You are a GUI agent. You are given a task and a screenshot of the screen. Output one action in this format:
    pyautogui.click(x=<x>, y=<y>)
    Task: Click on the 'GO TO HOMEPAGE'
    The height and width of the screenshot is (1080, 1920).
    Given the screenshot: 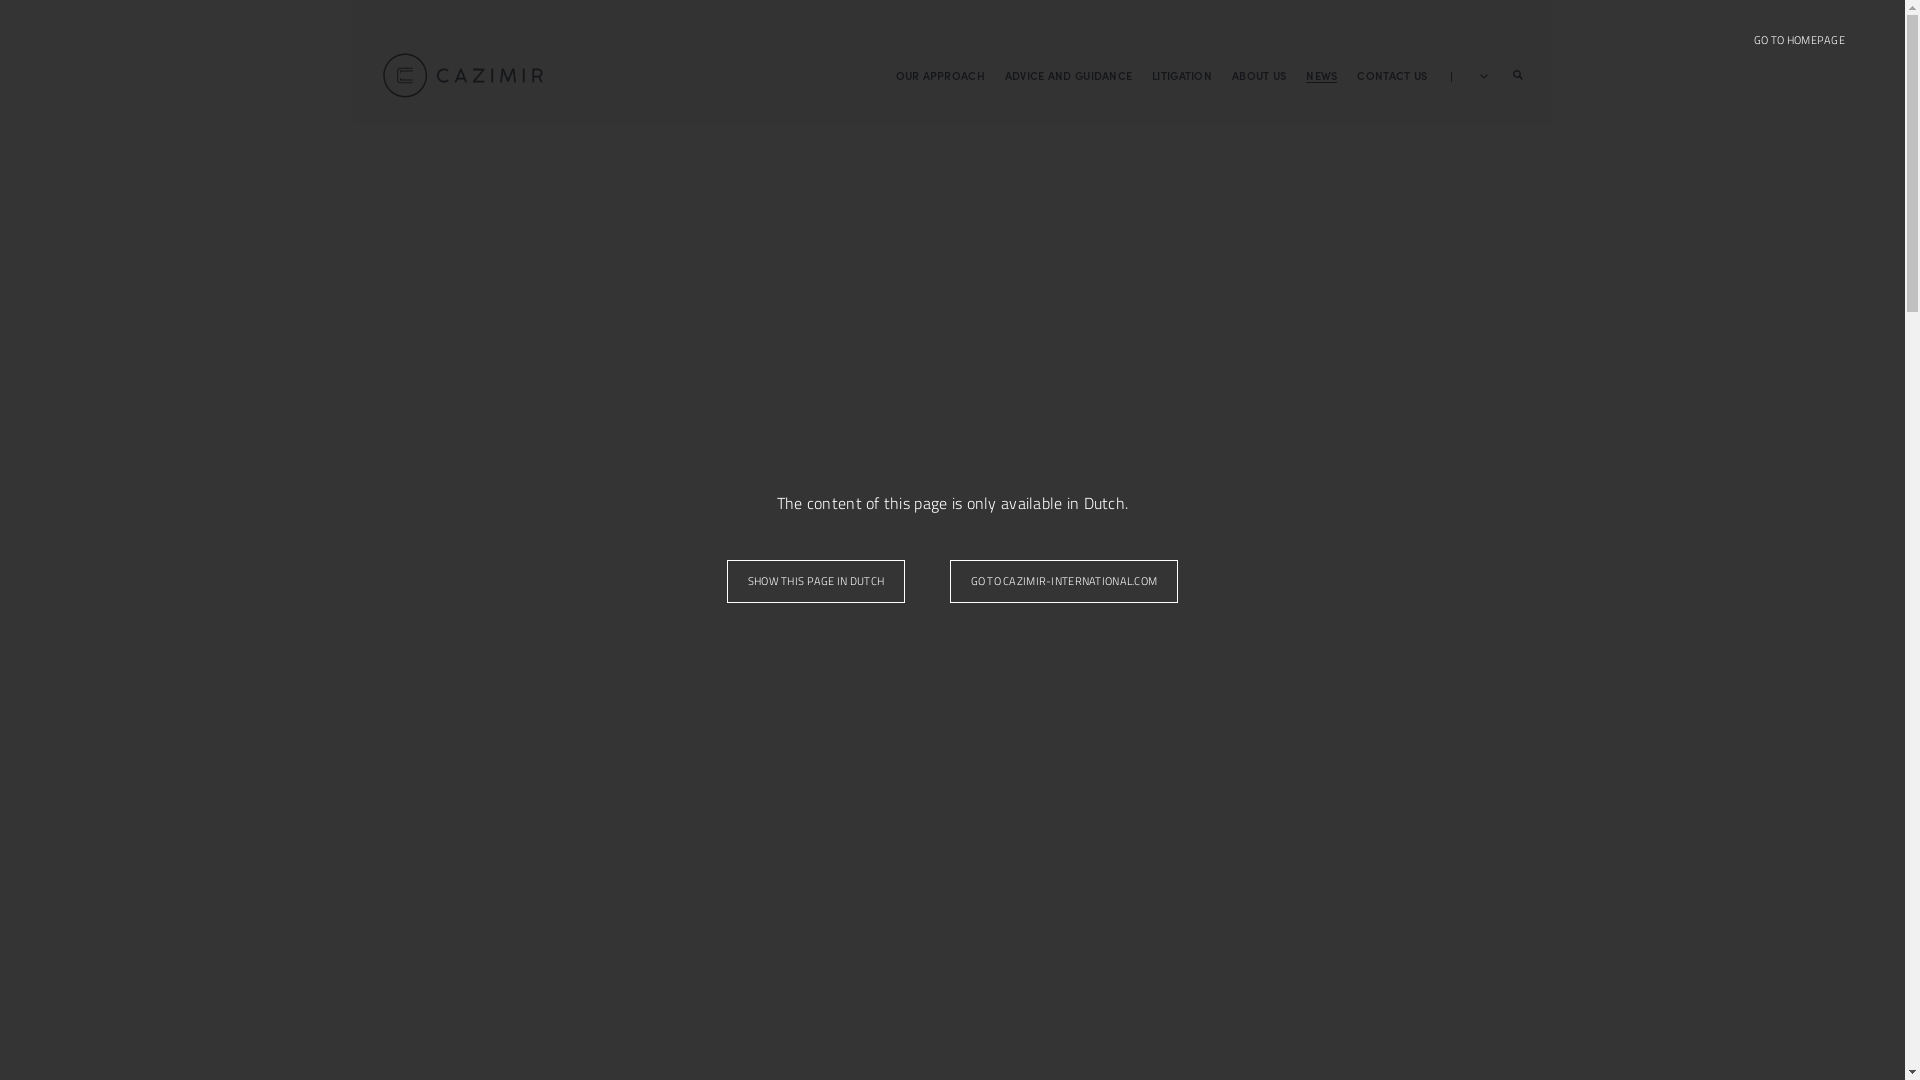 What is the action you would take?
    pyautogui.click(x=1799, y=40)
    